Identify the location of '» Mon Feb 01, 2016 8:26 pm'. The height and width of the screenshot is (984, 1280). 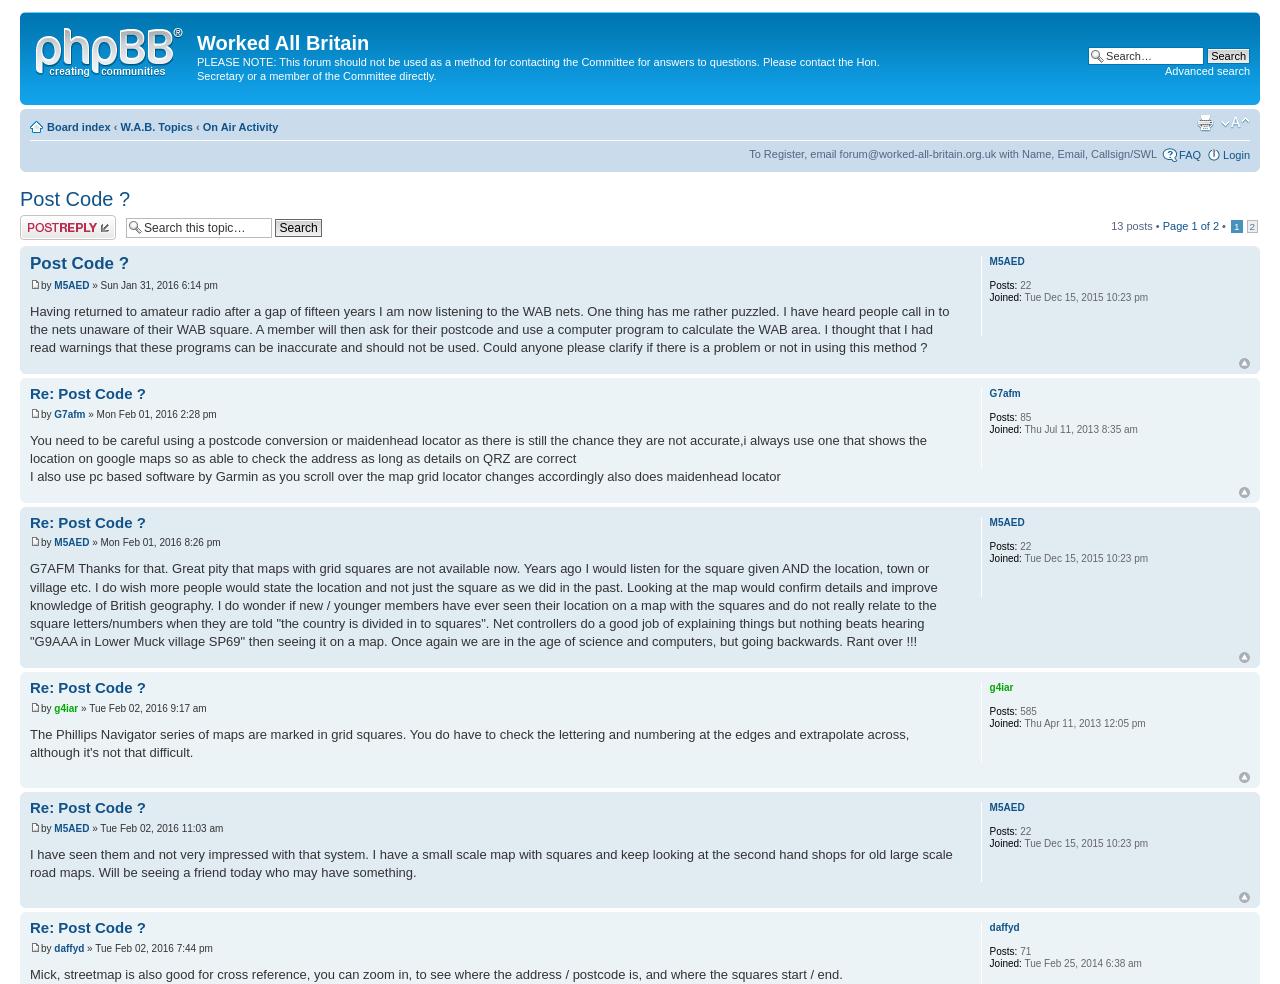
(153, 541).